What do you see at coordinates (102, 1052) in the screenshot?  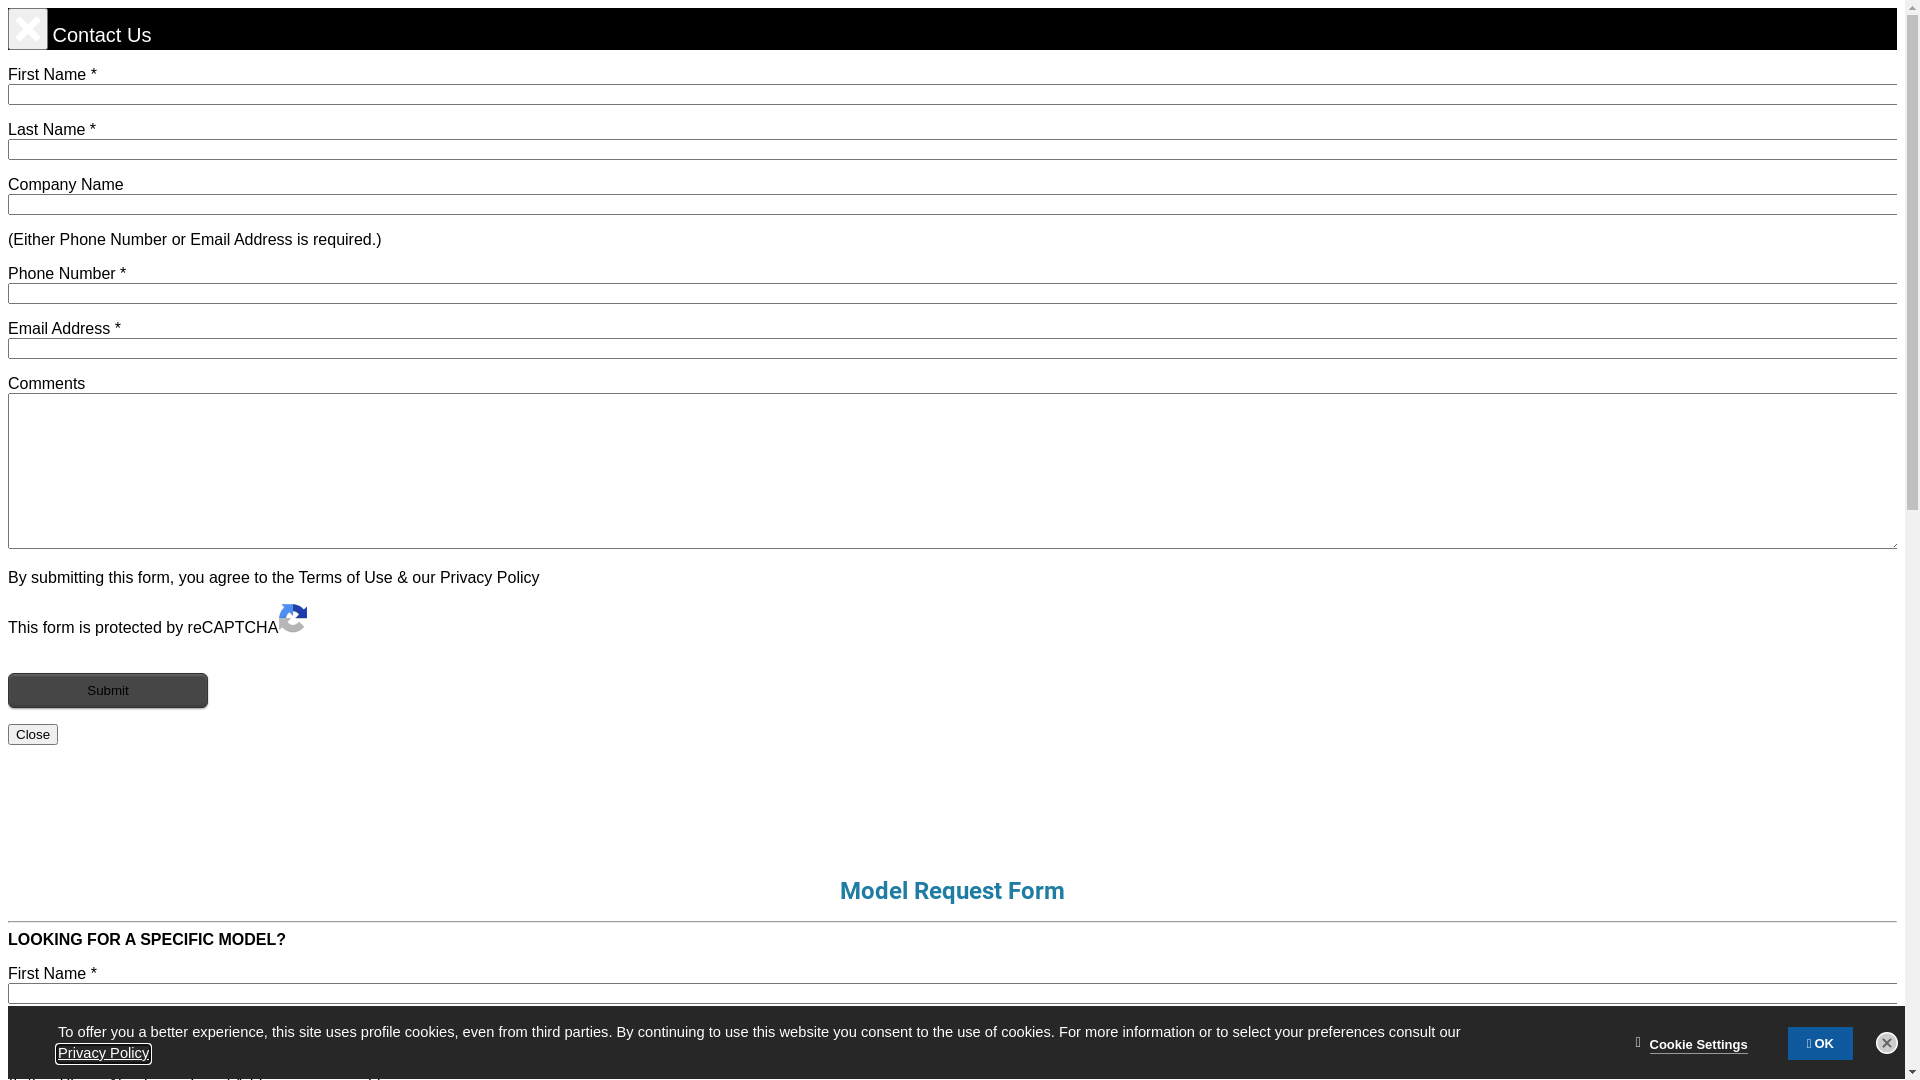 I see `'Privacy Policy'` at bounding box center [102, 1052].